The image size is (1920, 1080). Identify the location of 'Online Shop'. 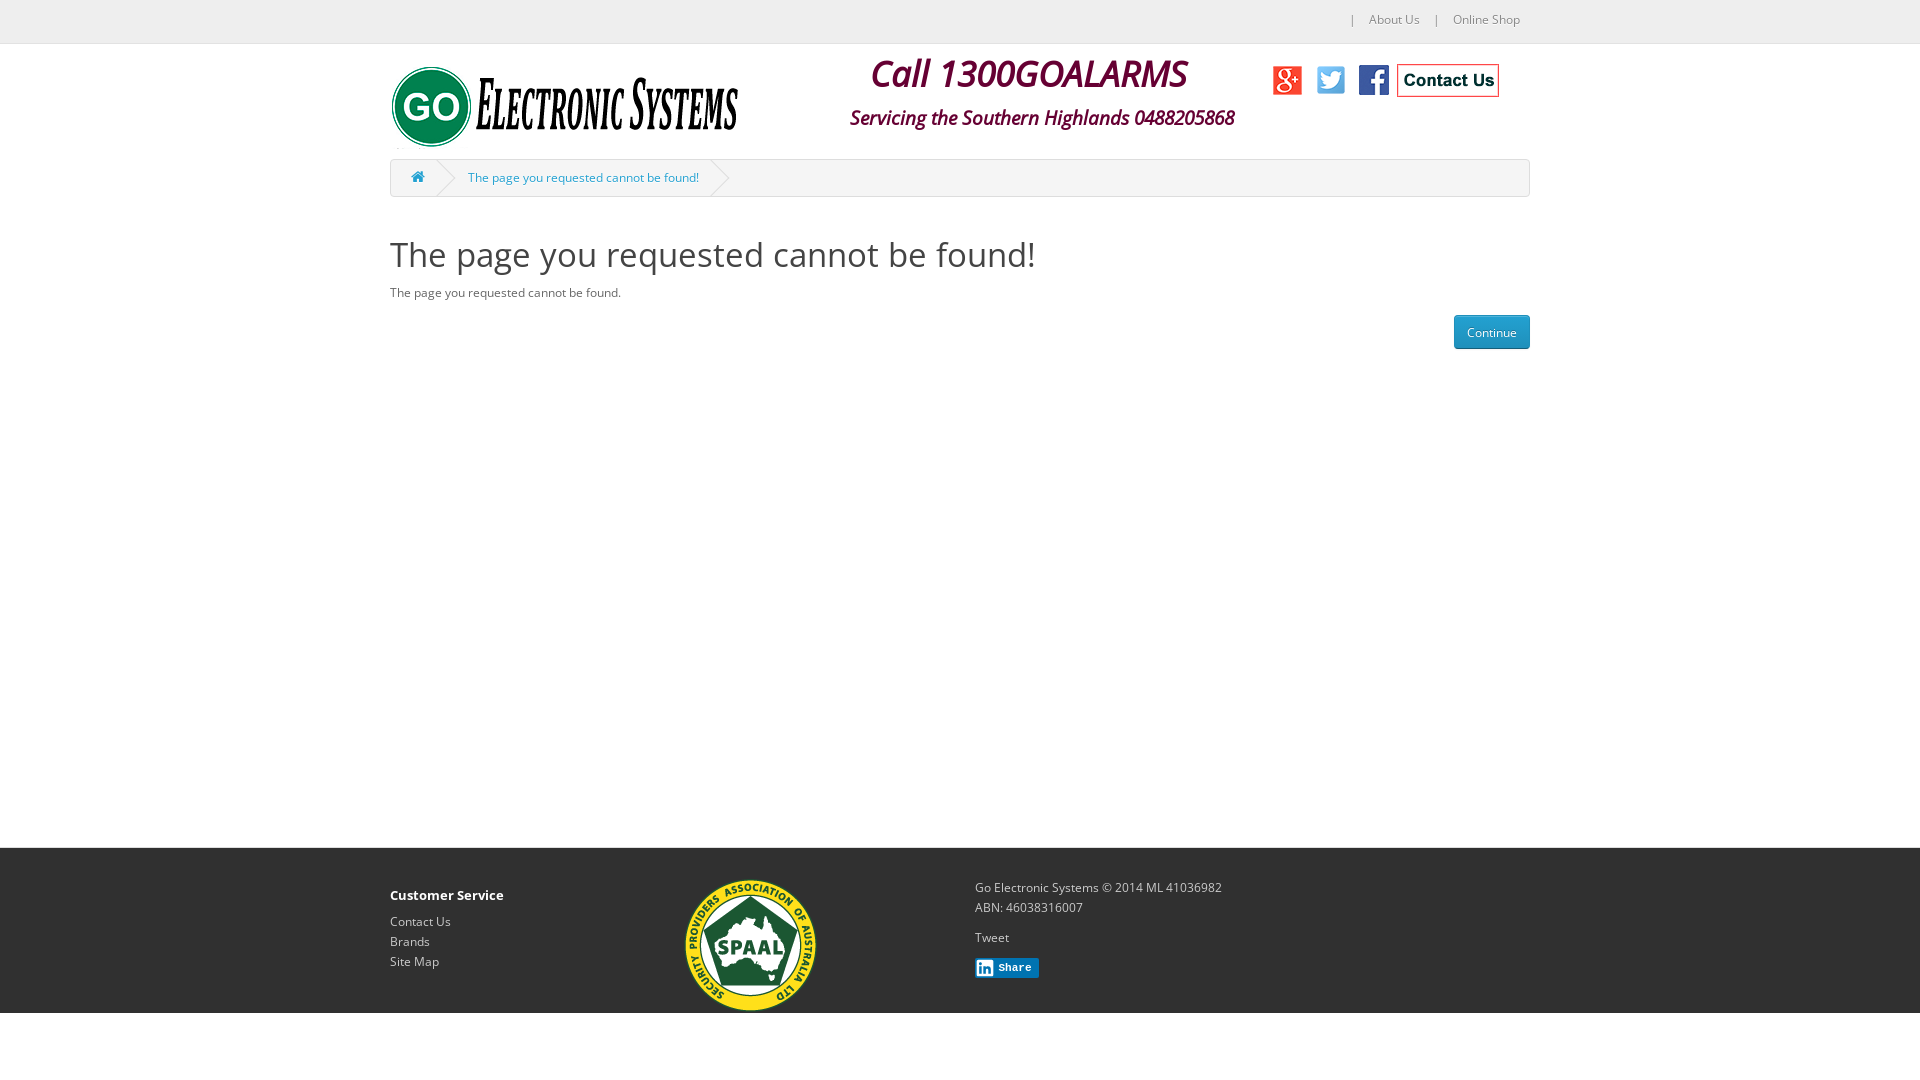
(1486, 19).